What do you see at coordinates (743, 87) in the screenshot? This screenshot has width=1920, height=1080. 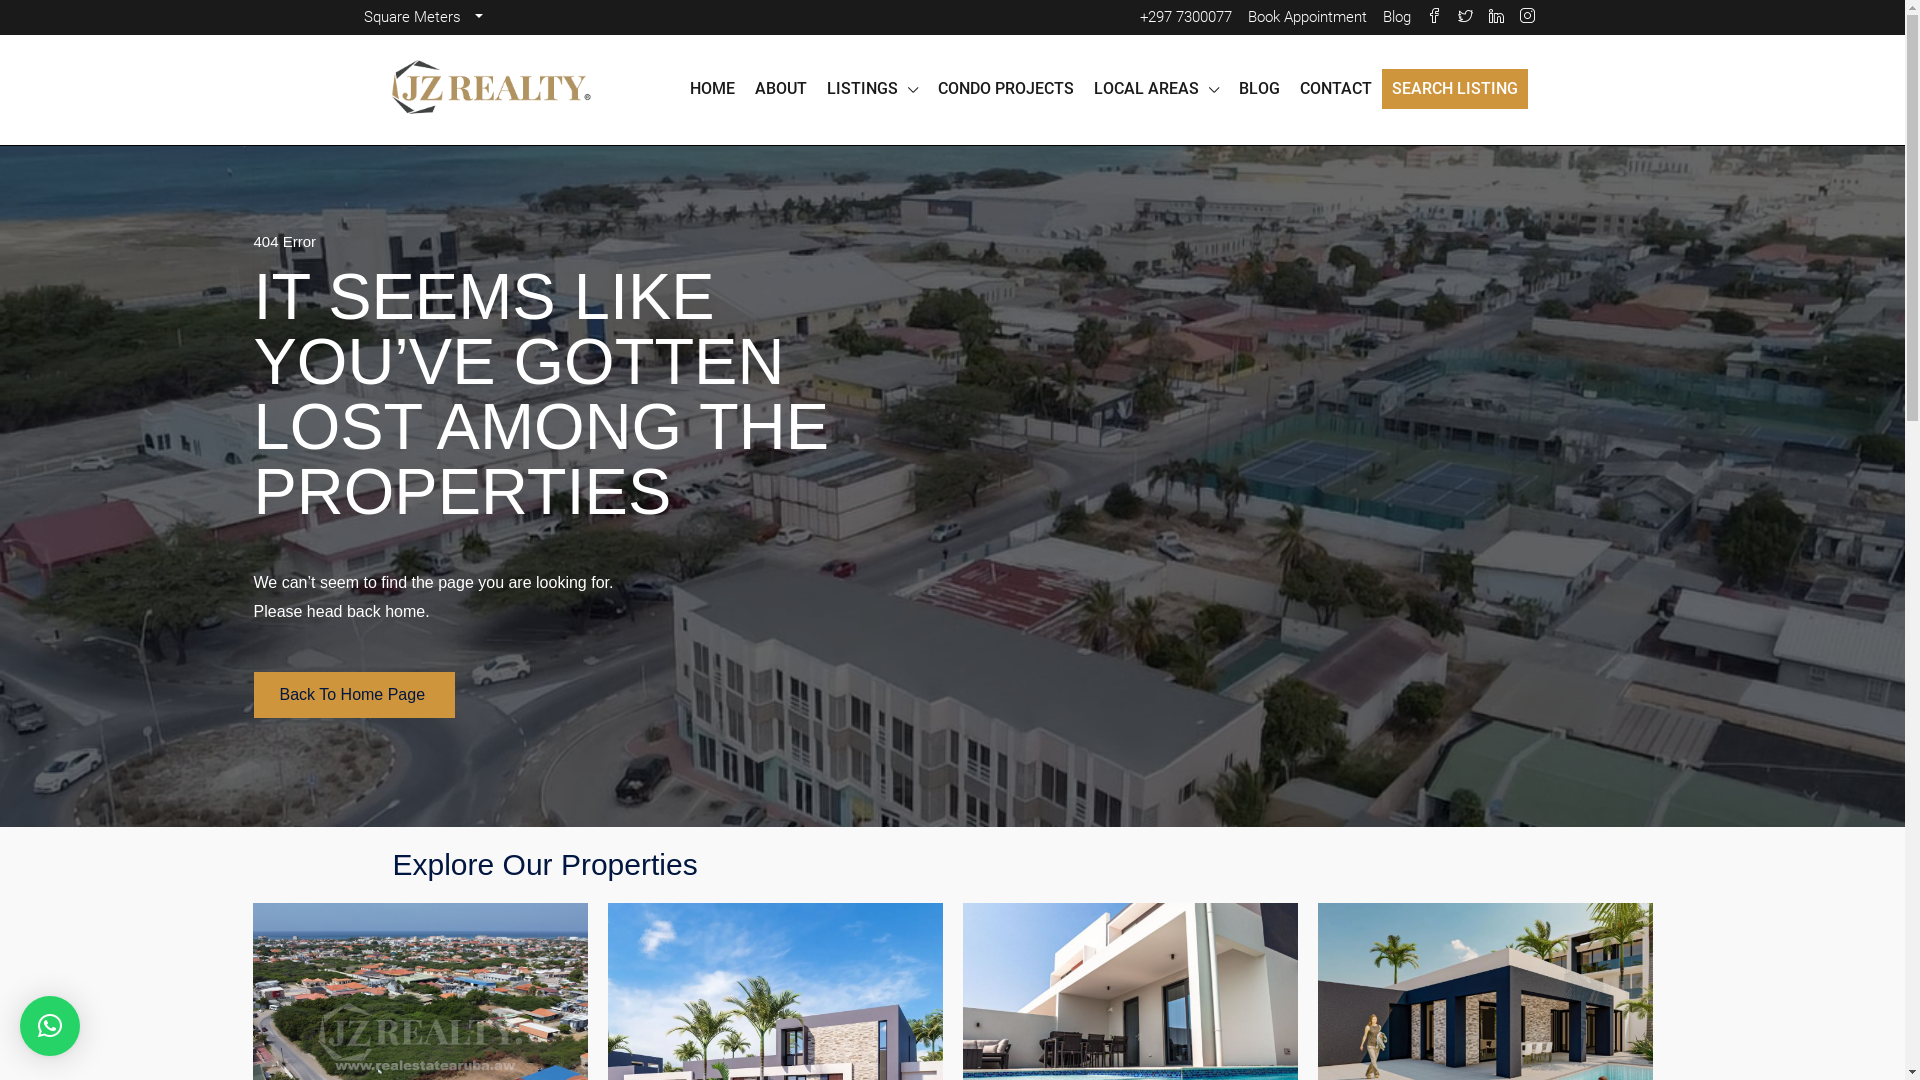 I see `'ABOUT'` at bounding box center [743, 87].